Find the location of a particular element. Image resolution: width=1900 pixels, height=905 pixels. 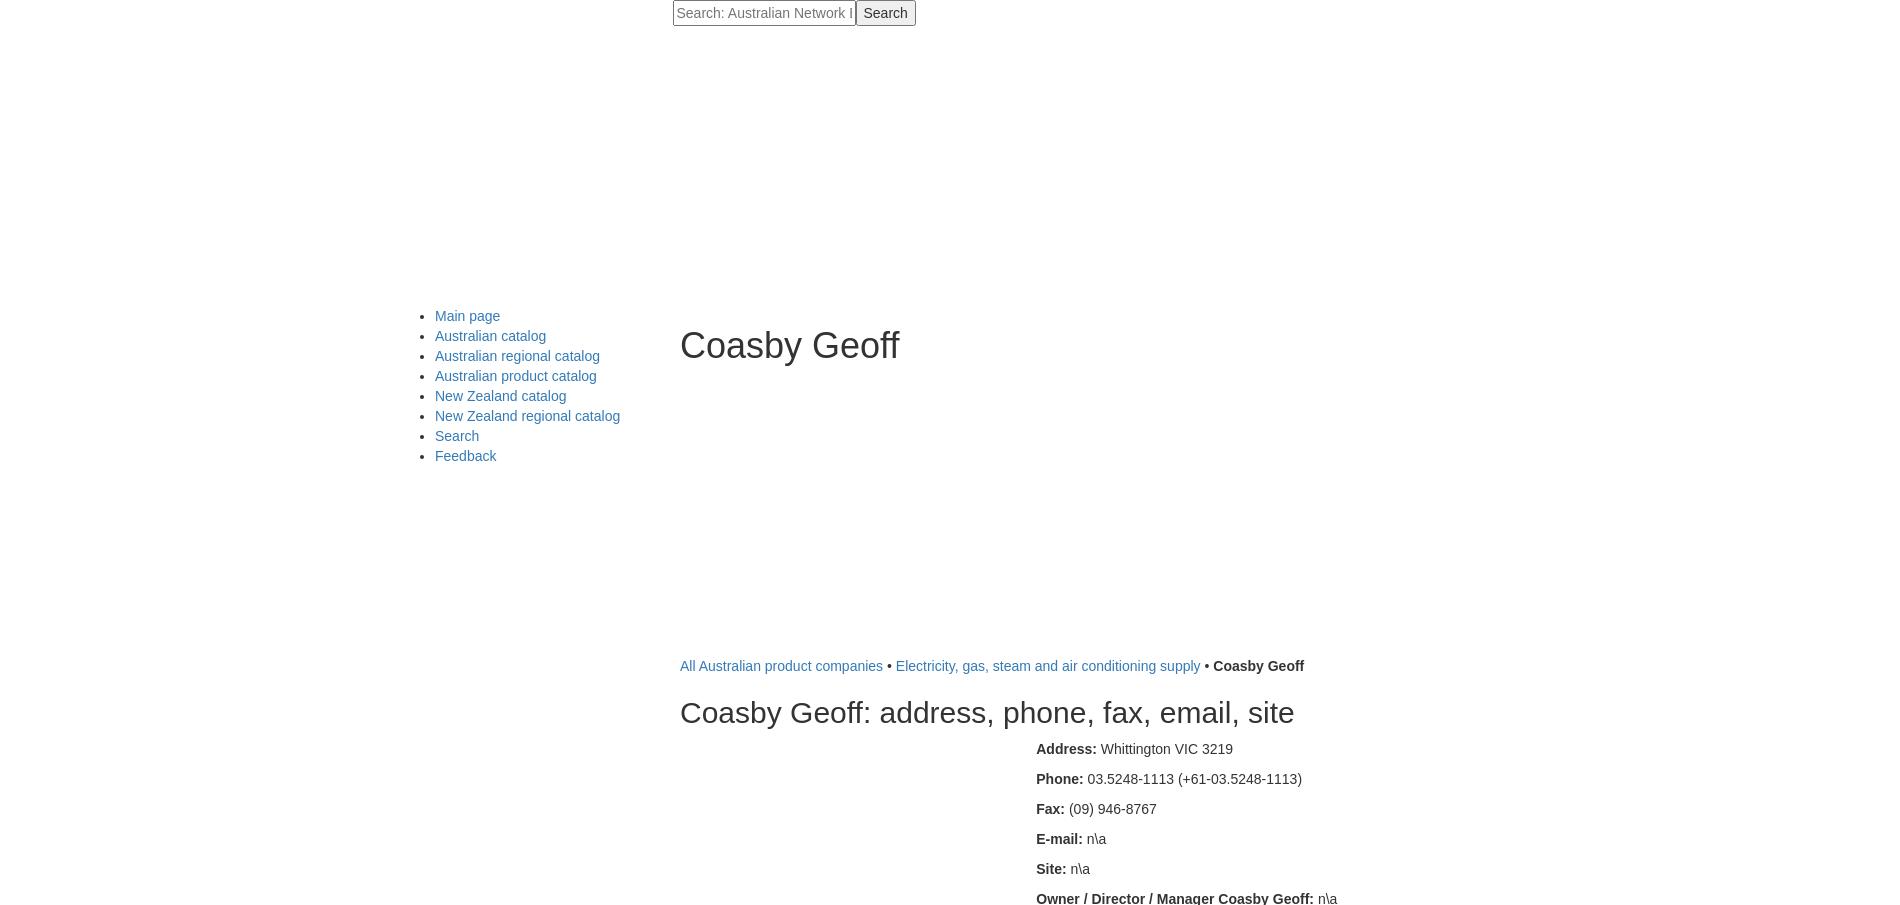

'Main page' is located at coordinates (466, 315).